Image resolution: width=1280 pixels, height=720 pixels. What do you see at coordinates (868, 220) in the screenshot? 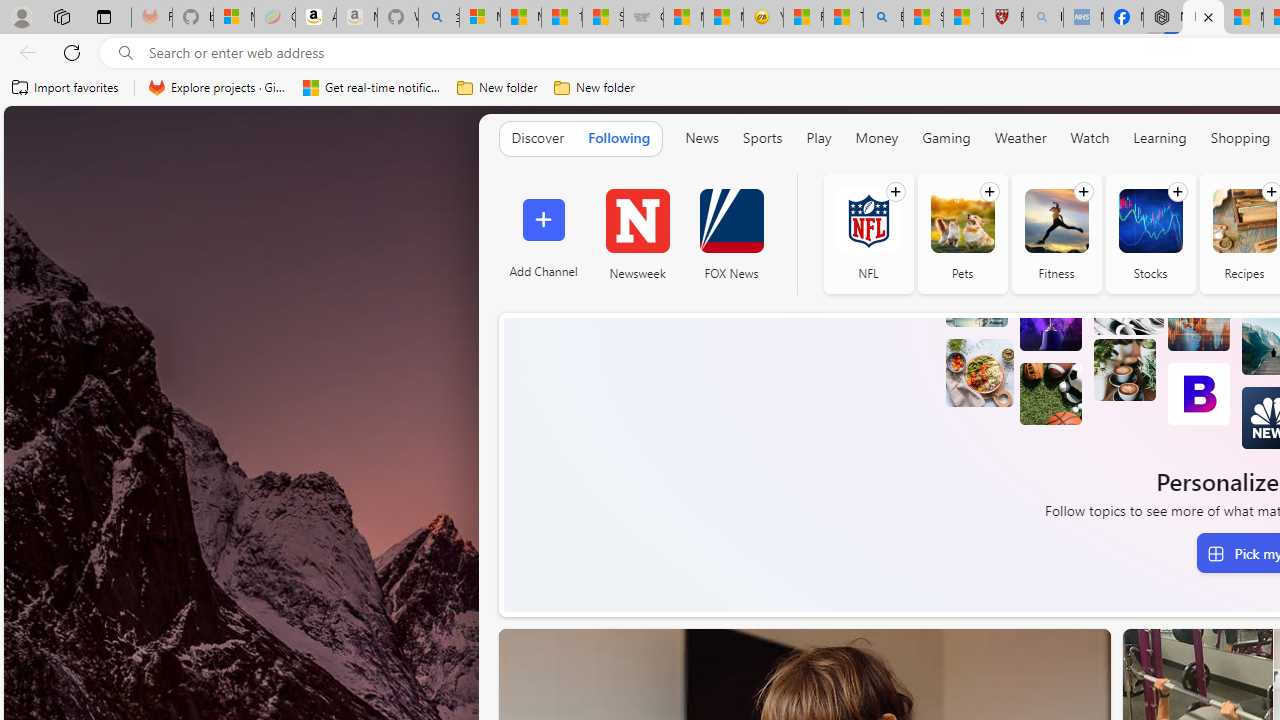
I see `'NFL'` at bounding box center [868, 220].